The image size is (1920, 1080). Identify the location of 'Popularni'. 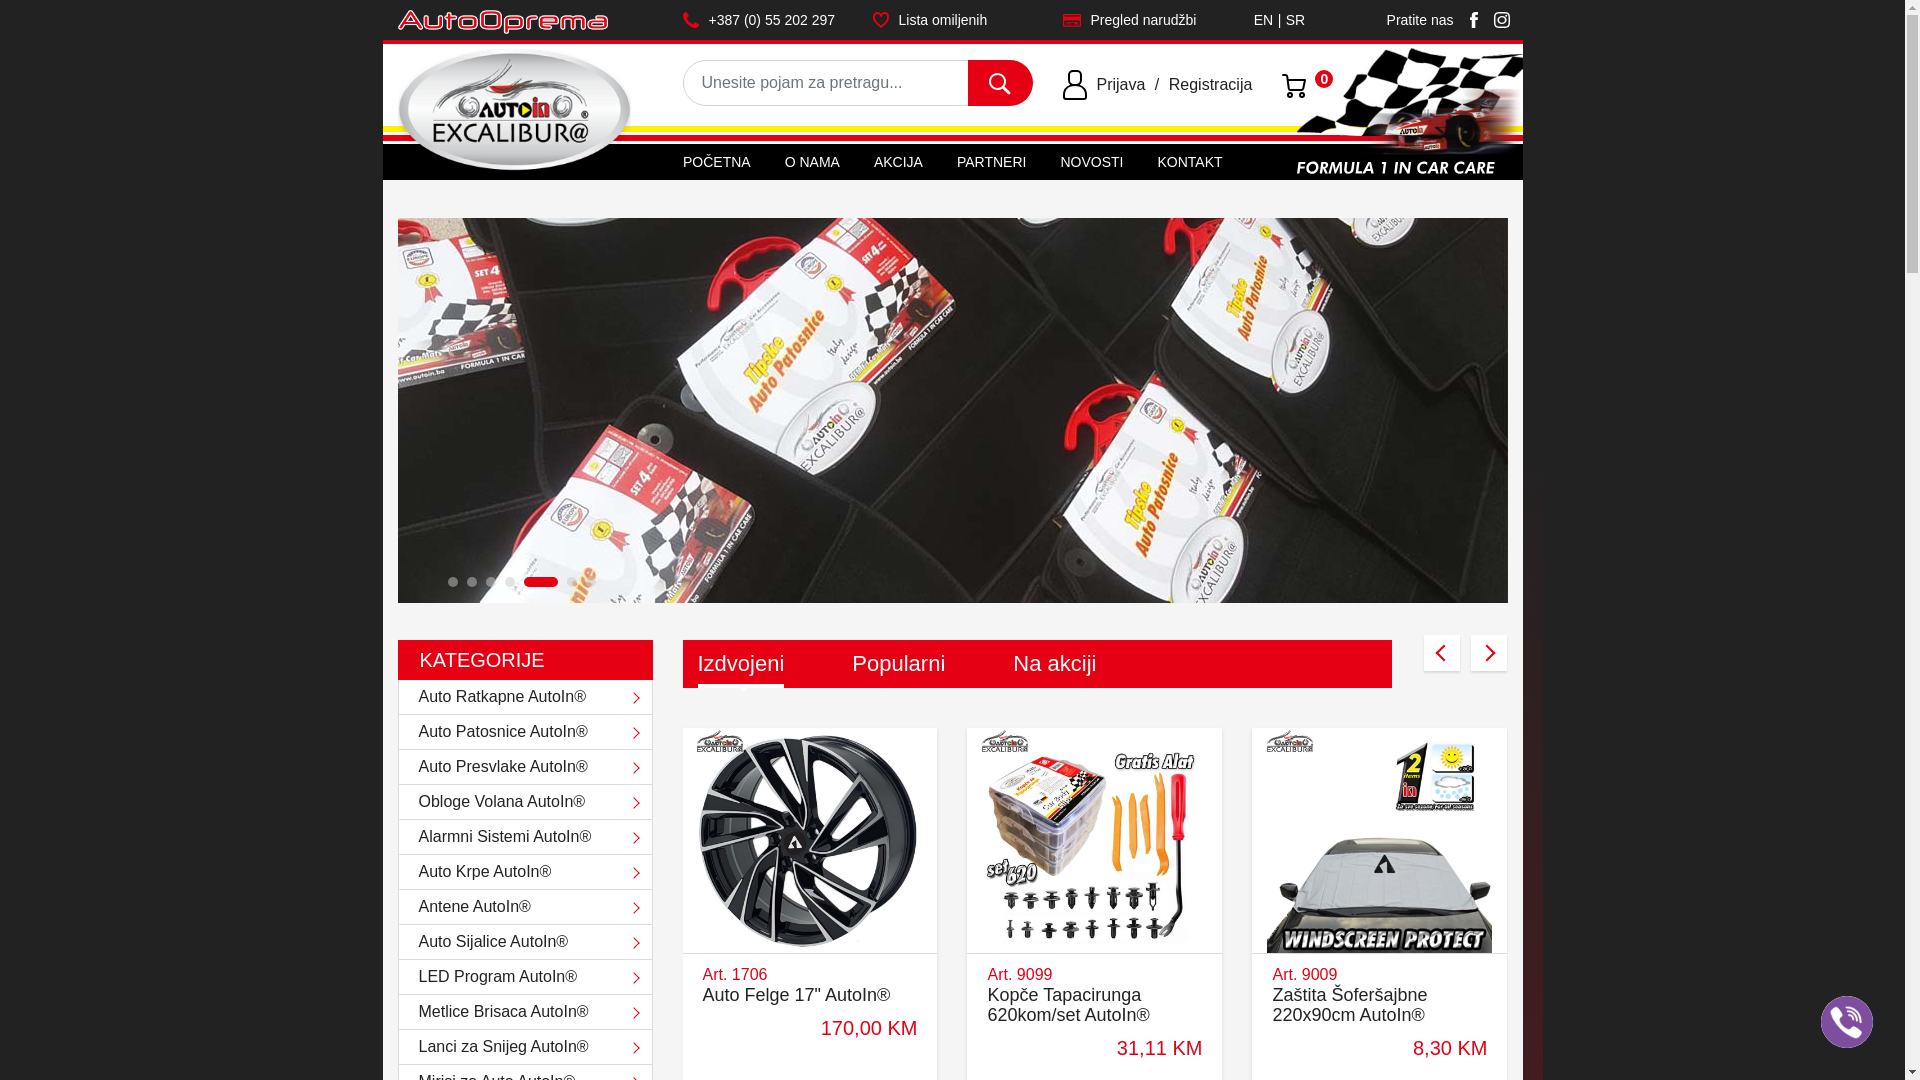
(897, 663).